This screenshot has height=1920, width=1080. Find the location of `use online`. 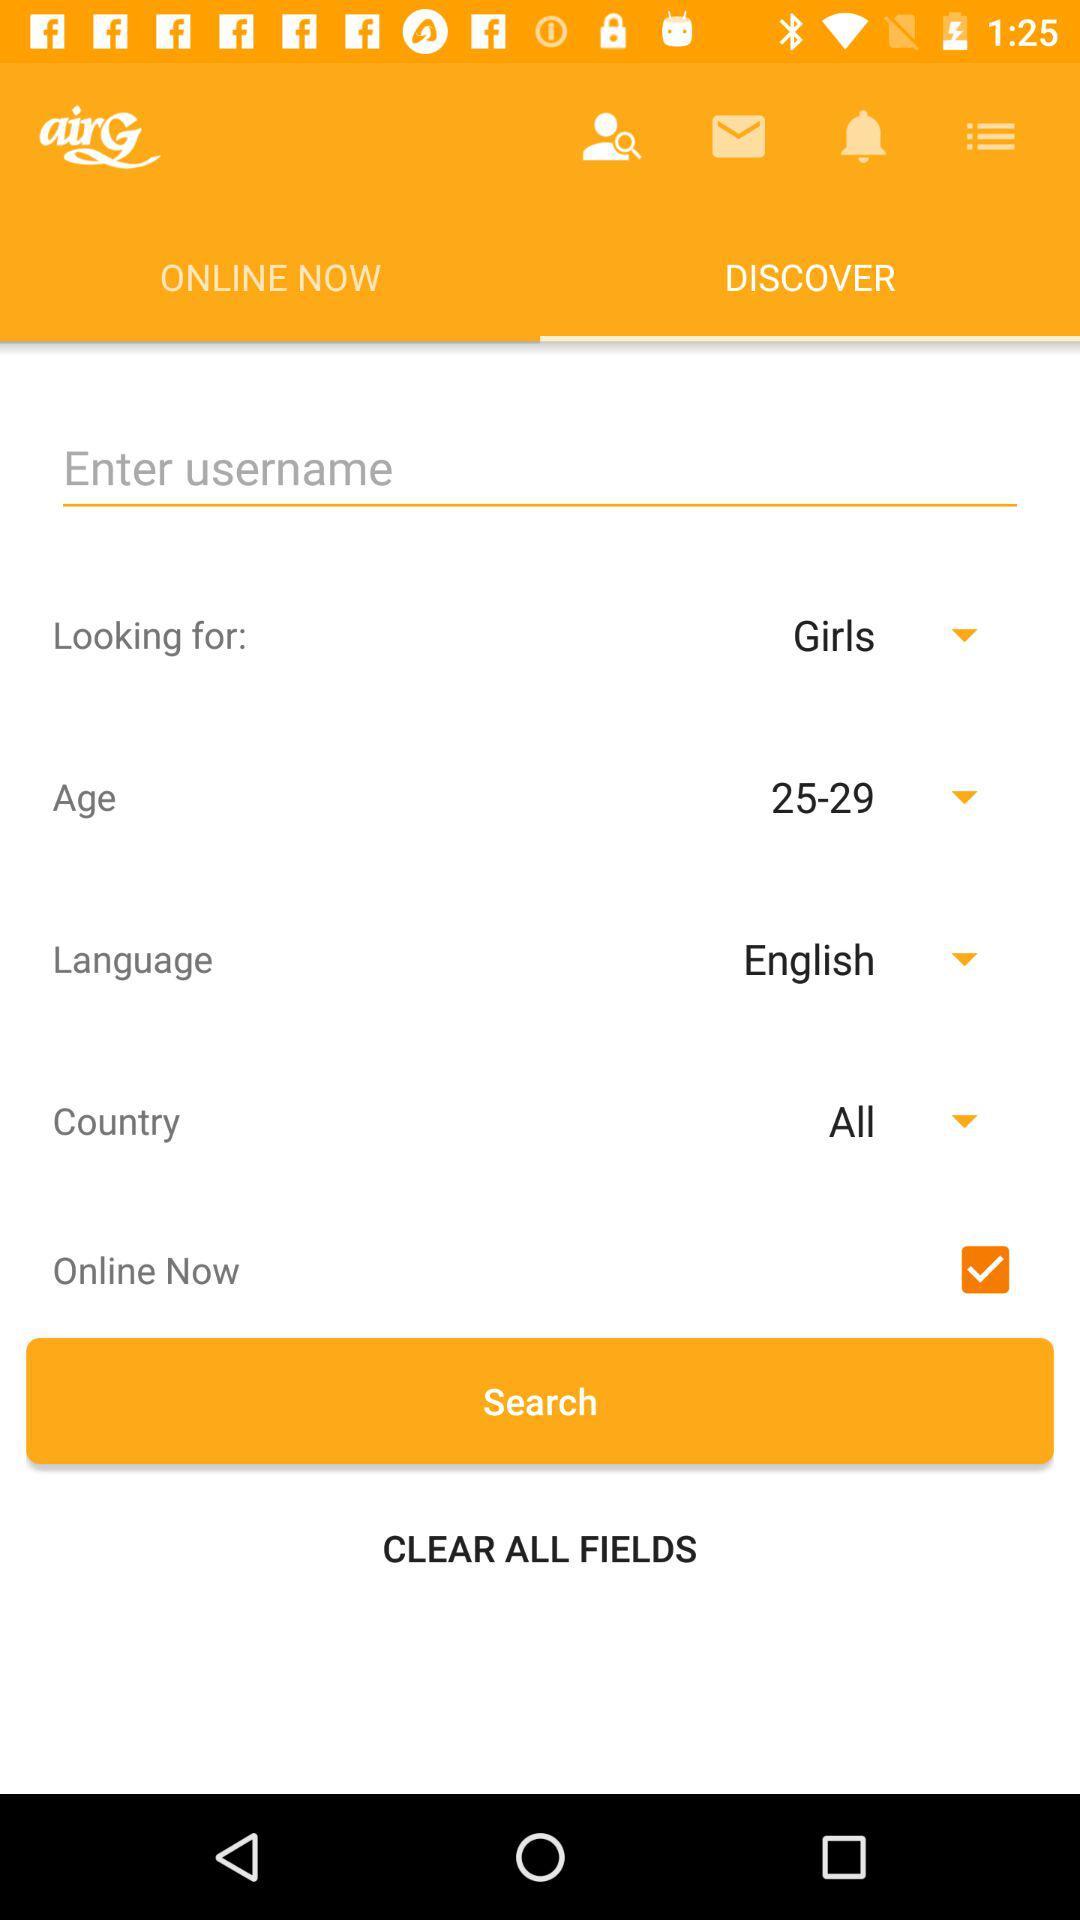

use online is located at coordinates (984, 1268).